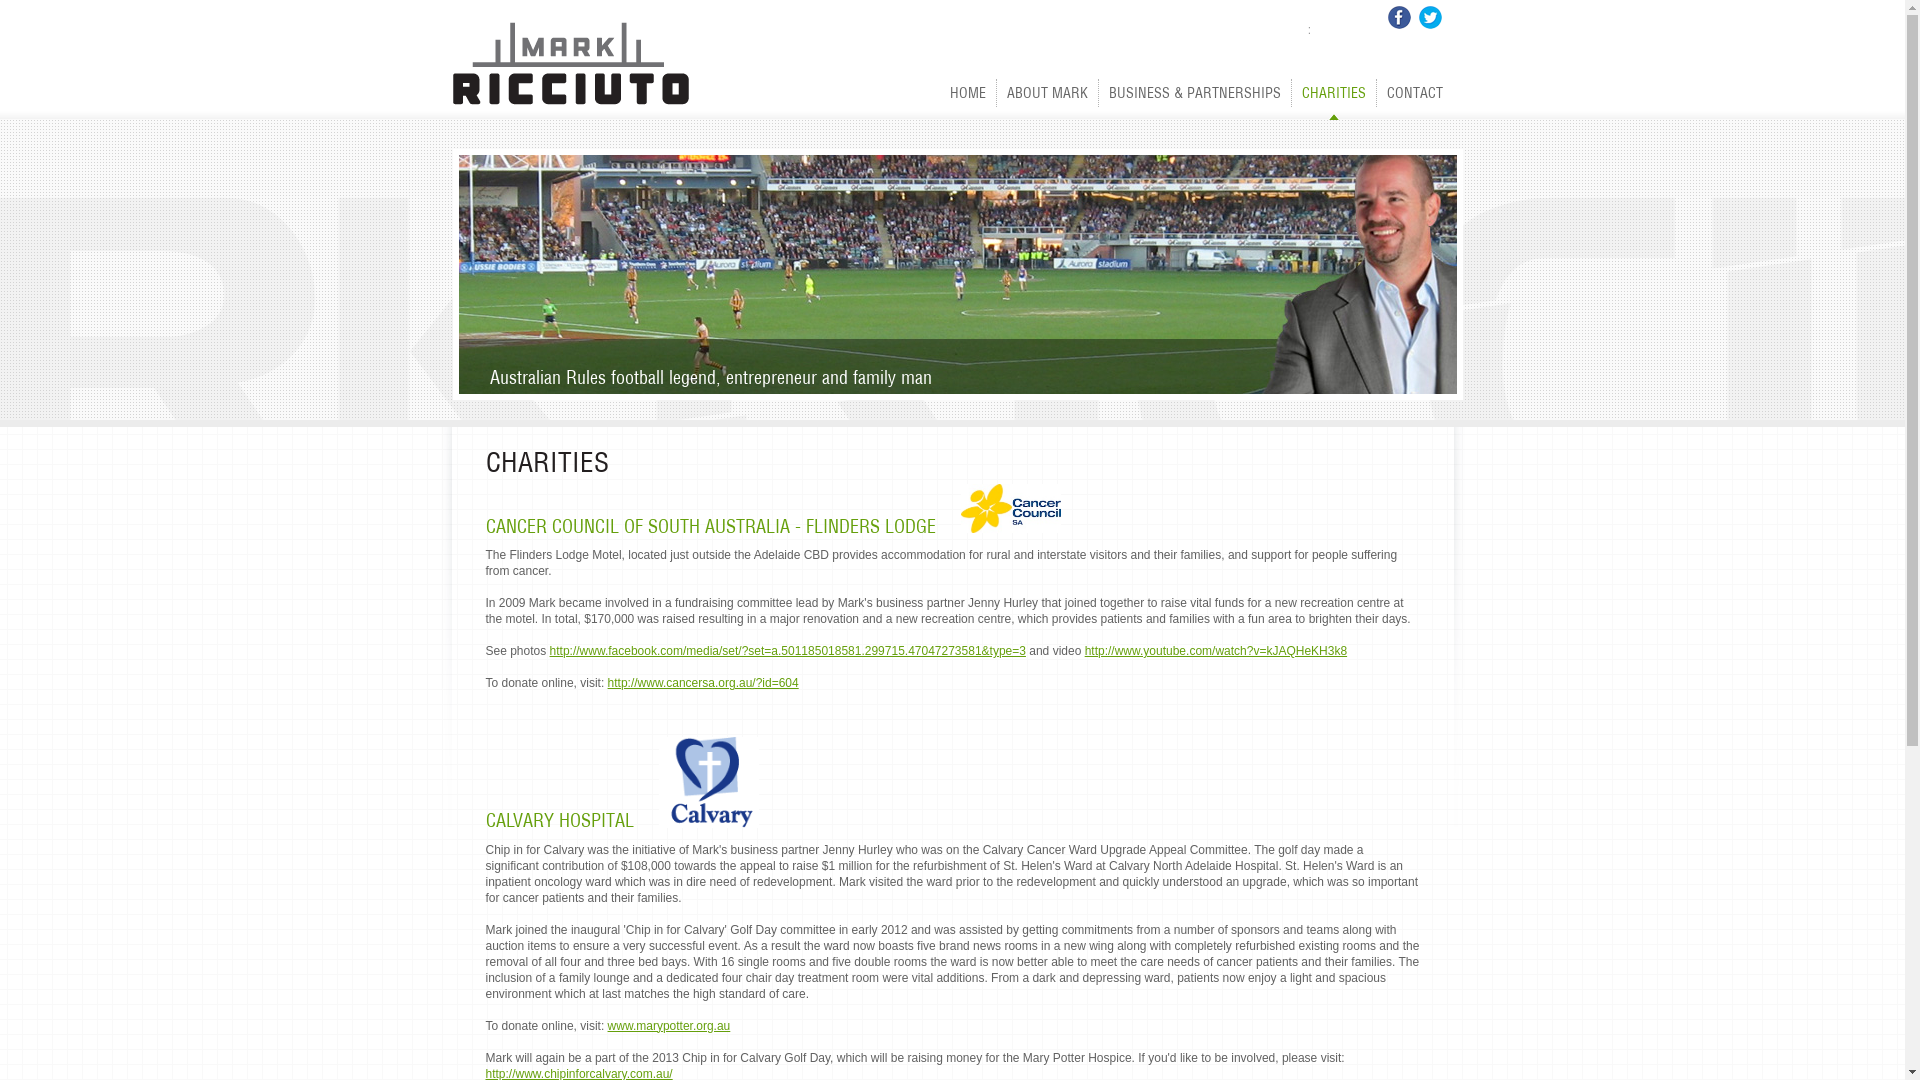 The width and height of the screenshot is (1920, 1080). Describe the element at coordinates (1413, 92) in the screenshot. I see `'CONTACT'` at that location.